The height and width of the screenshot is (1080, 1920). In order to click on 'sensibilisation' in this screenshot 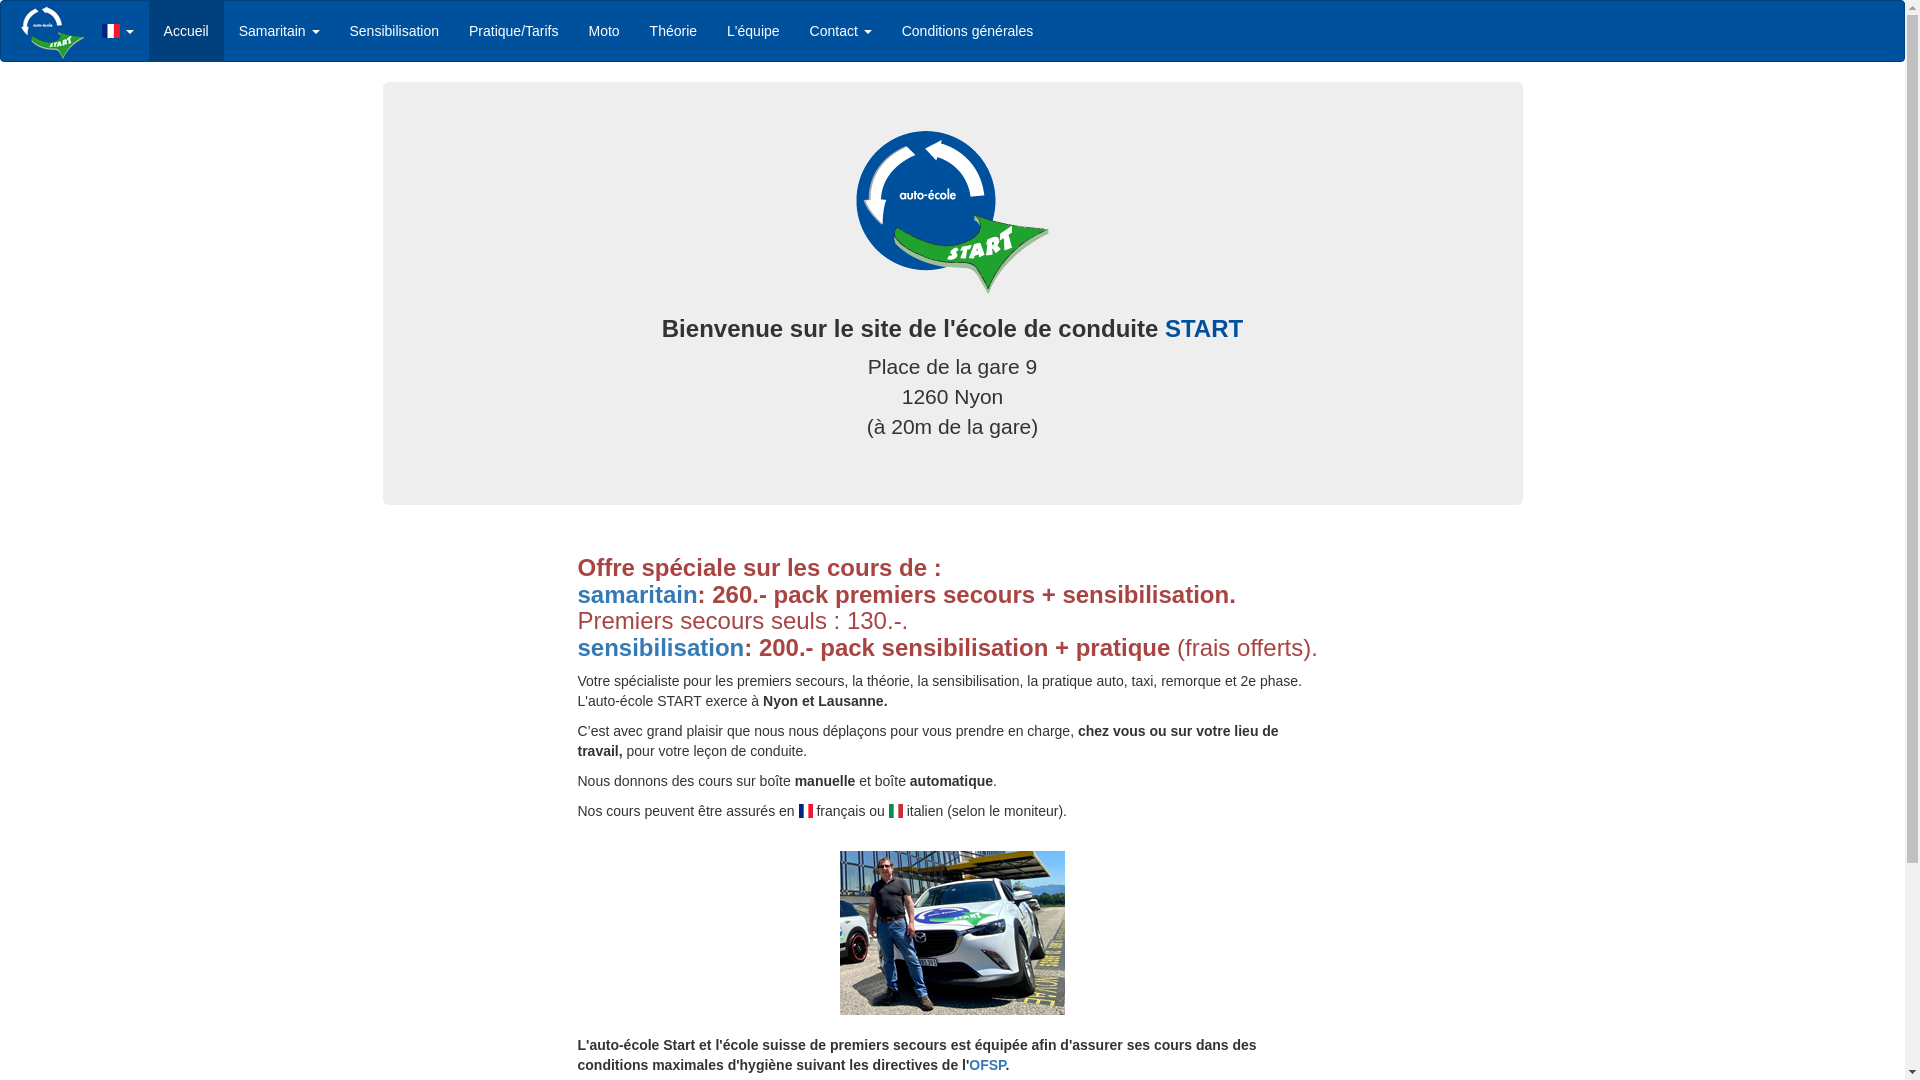, I will do `click(661, 647)`.